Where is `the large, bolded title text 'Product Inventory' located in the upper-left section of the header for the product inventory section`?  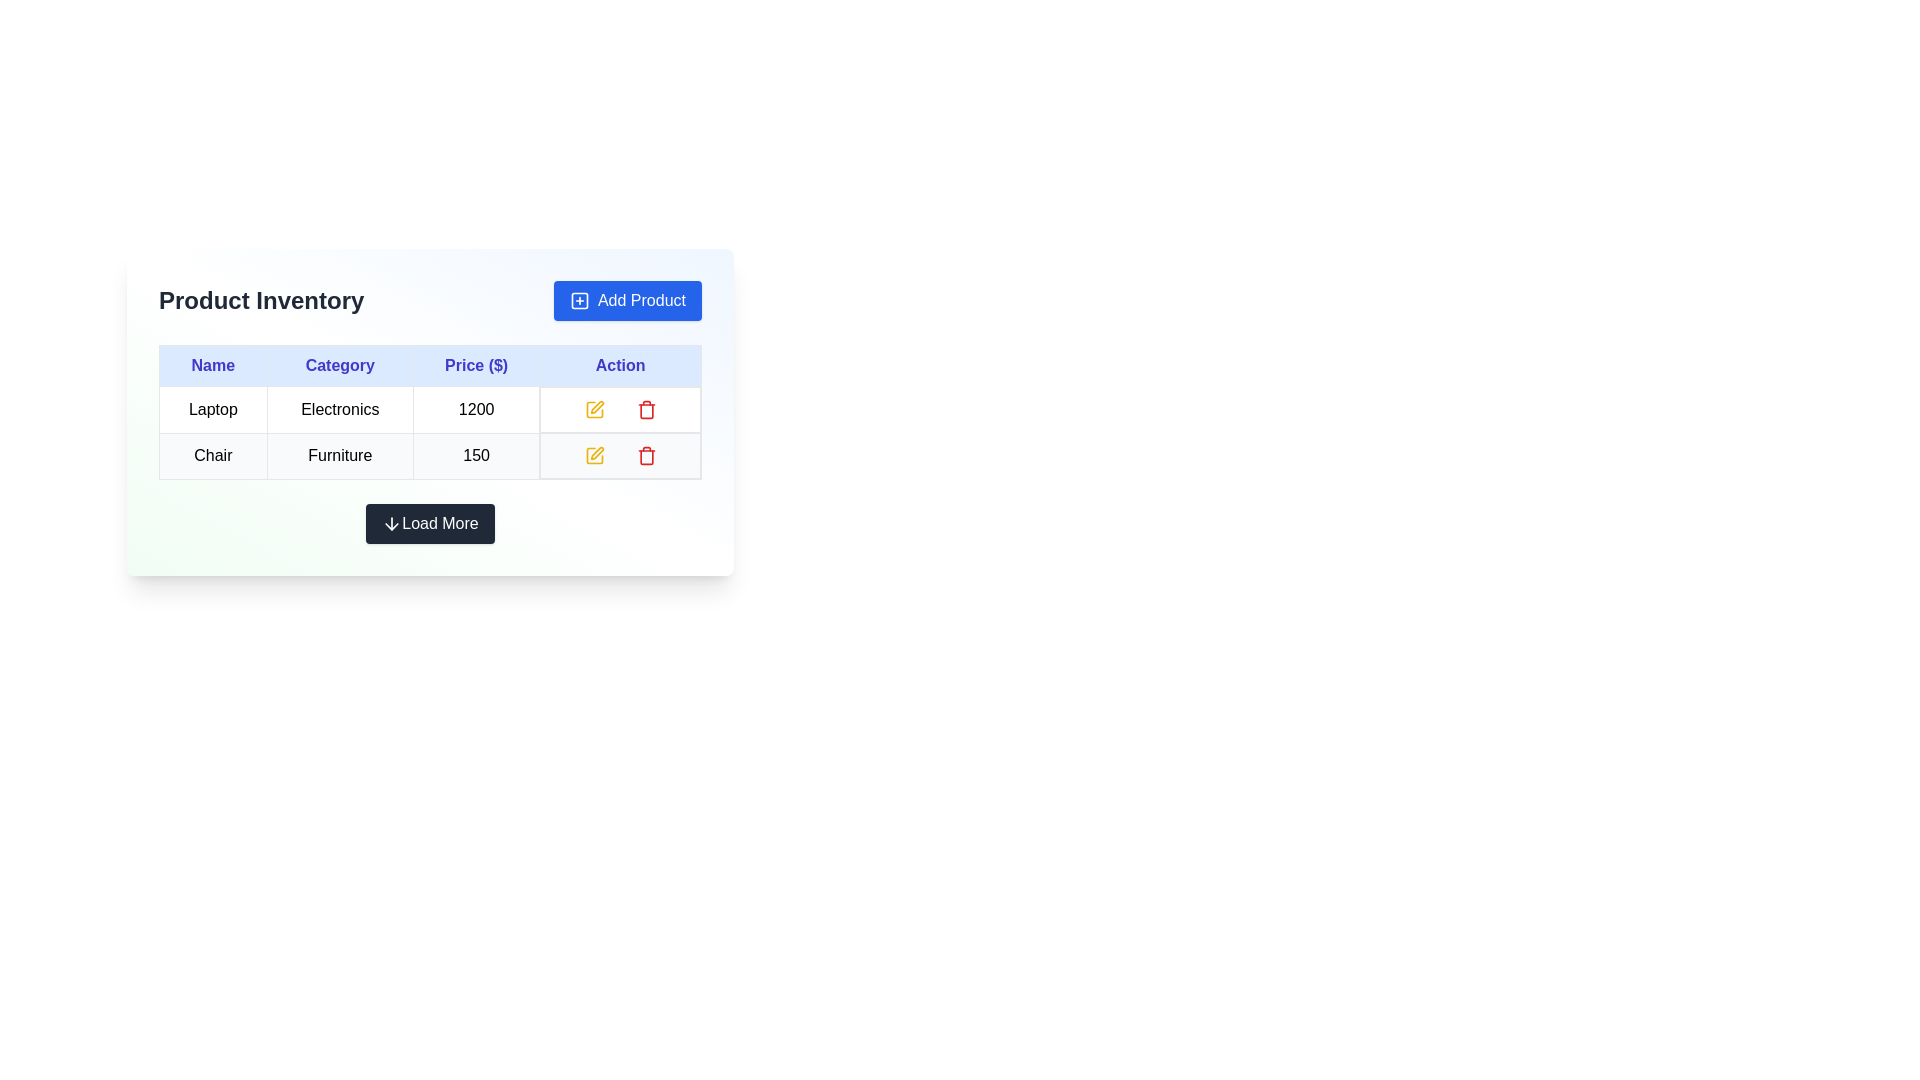
the large, bolded title text 'Product Inventory' located in the upper-left section of the header for the product inventory section is located at coordinates (260, 300).